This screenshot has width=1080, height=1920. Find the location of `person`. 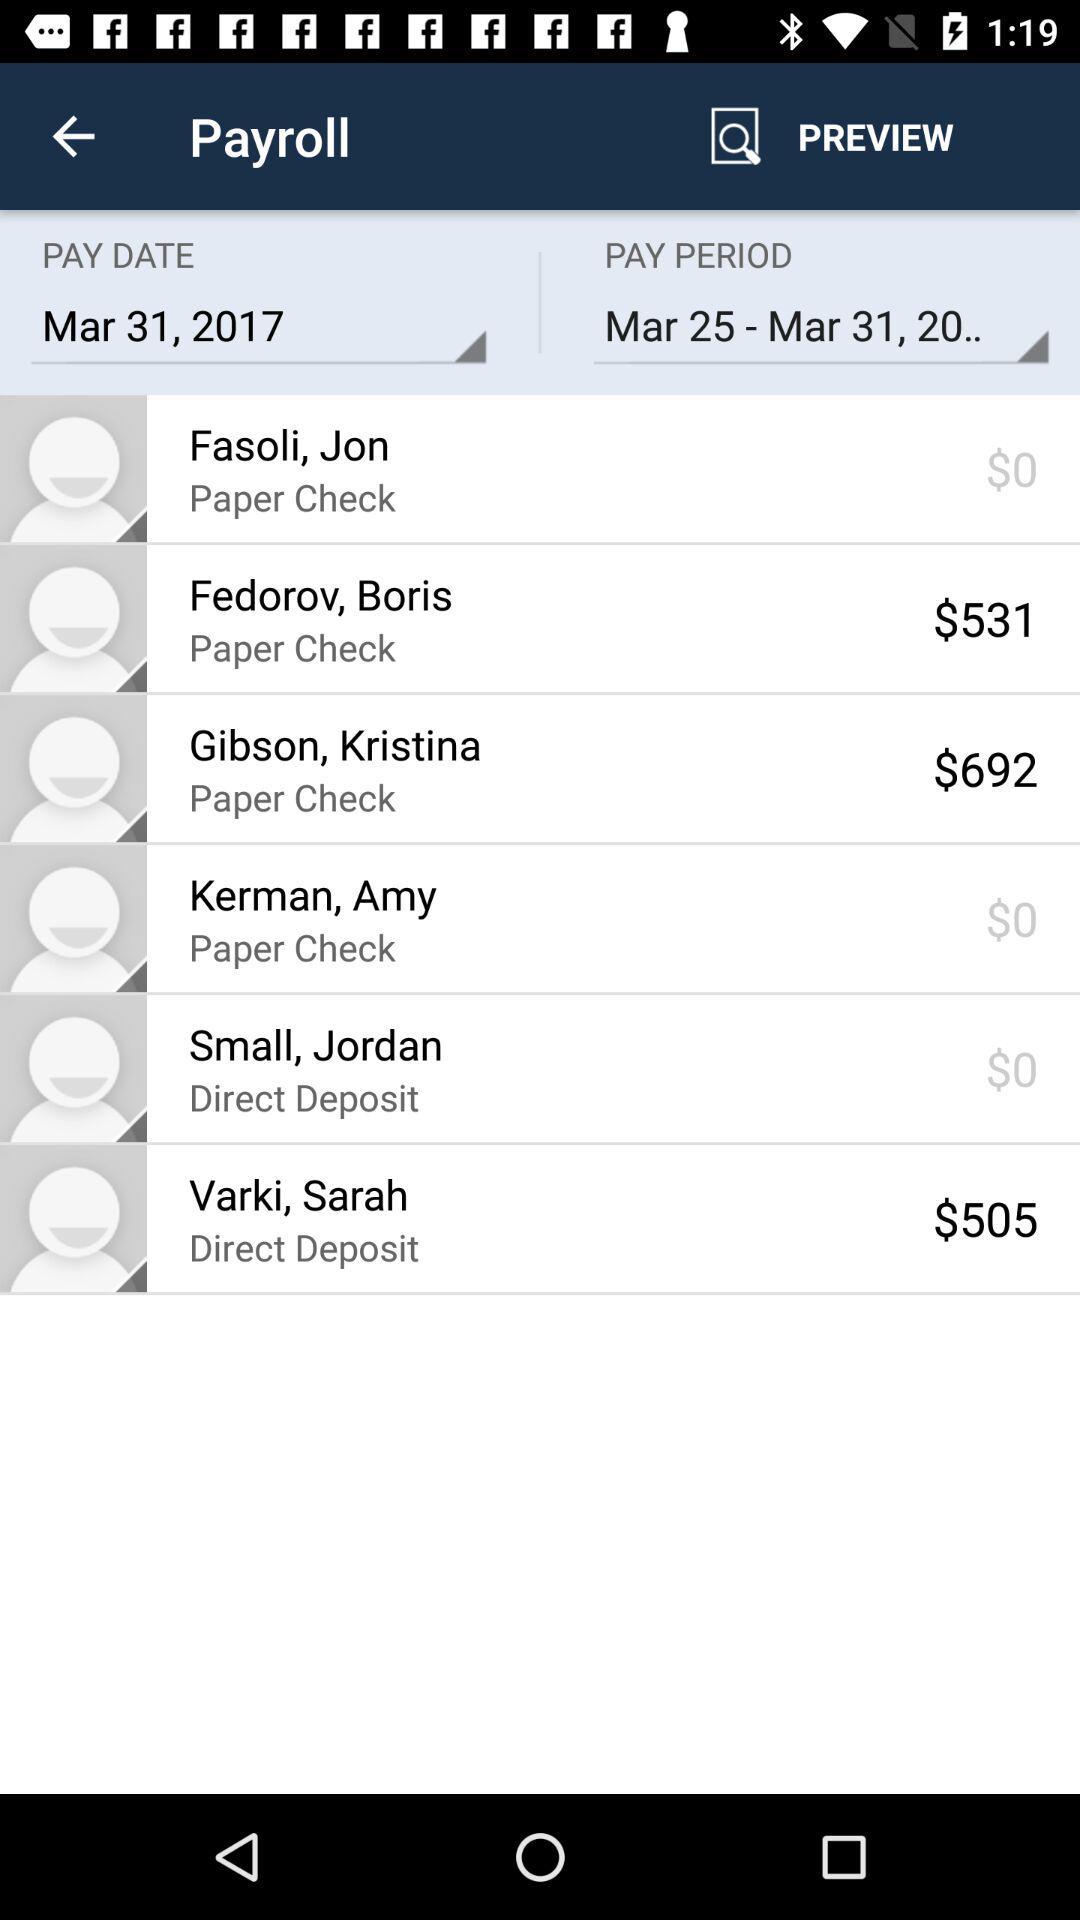

person is located at coordinates (72, 467).